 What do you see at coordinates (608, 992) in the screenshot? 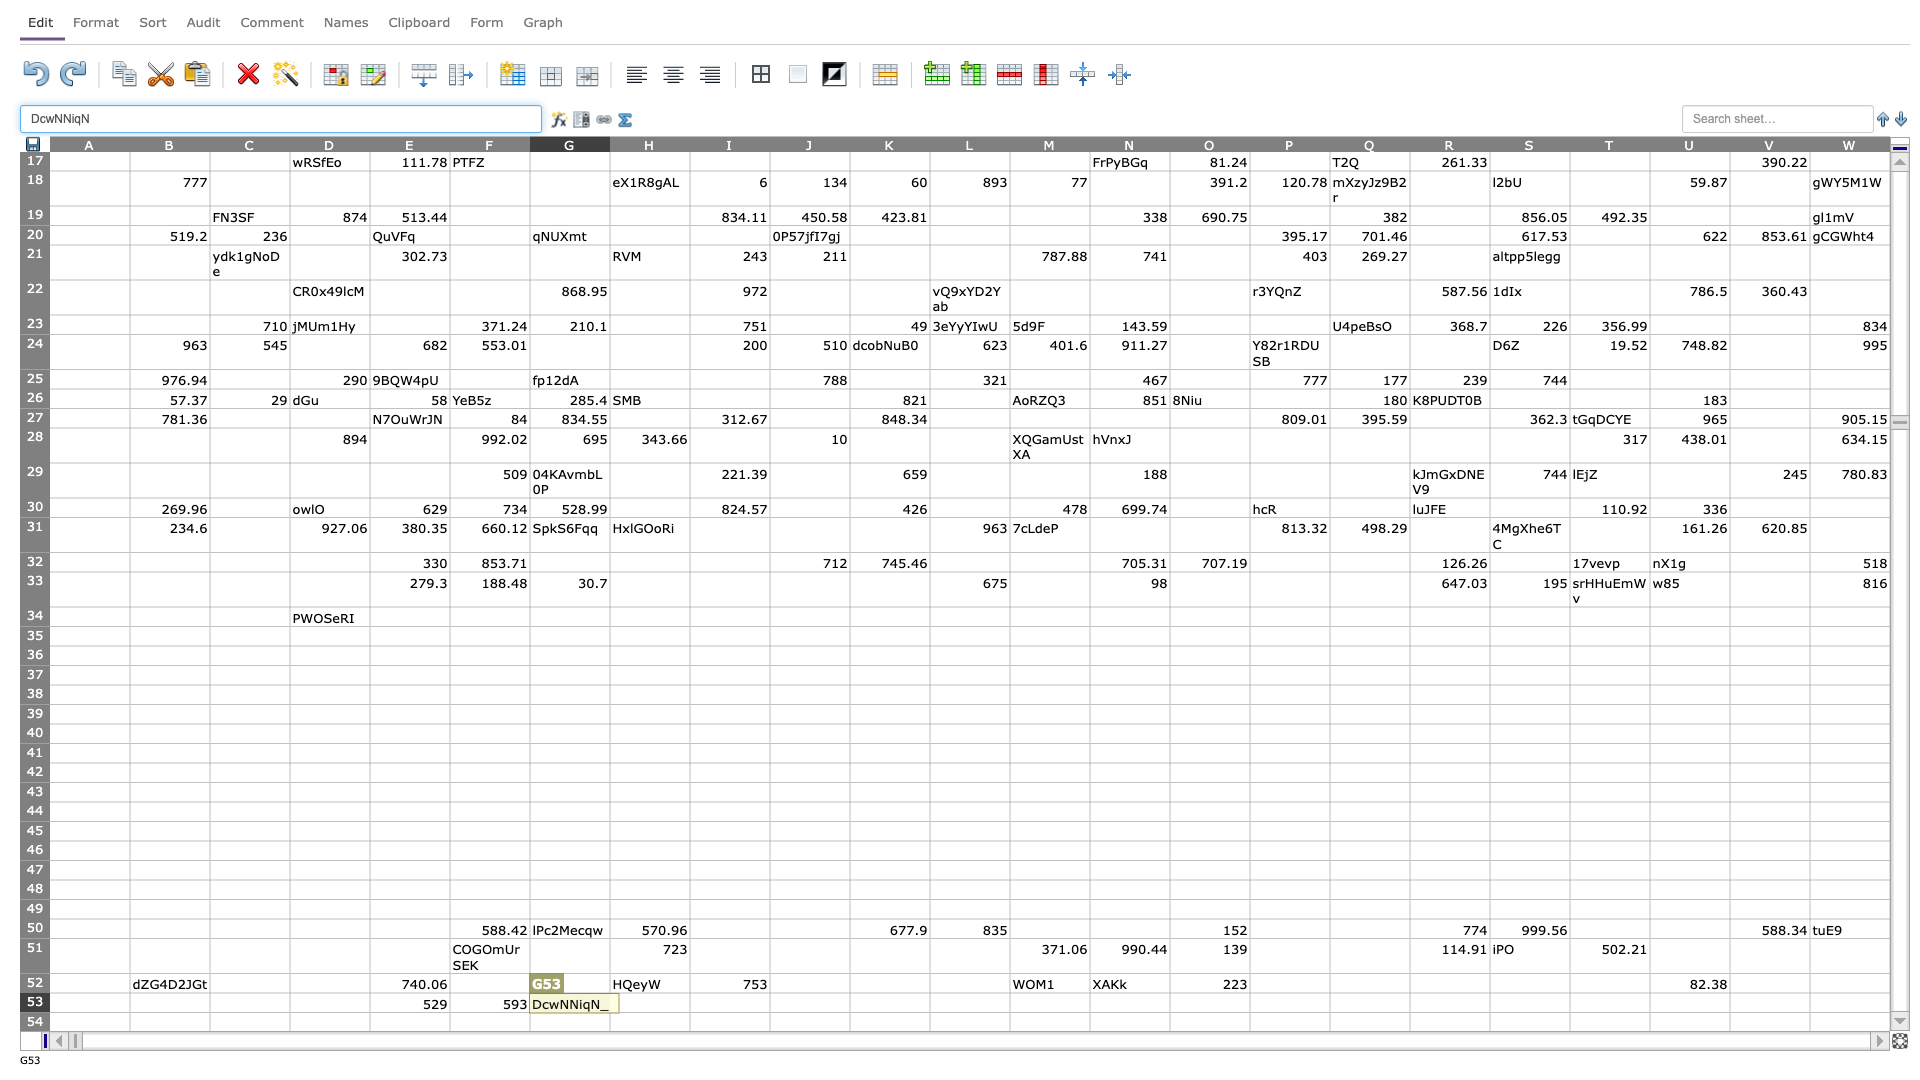
I see `Upper left of H53` at bounding box center [608, 992].